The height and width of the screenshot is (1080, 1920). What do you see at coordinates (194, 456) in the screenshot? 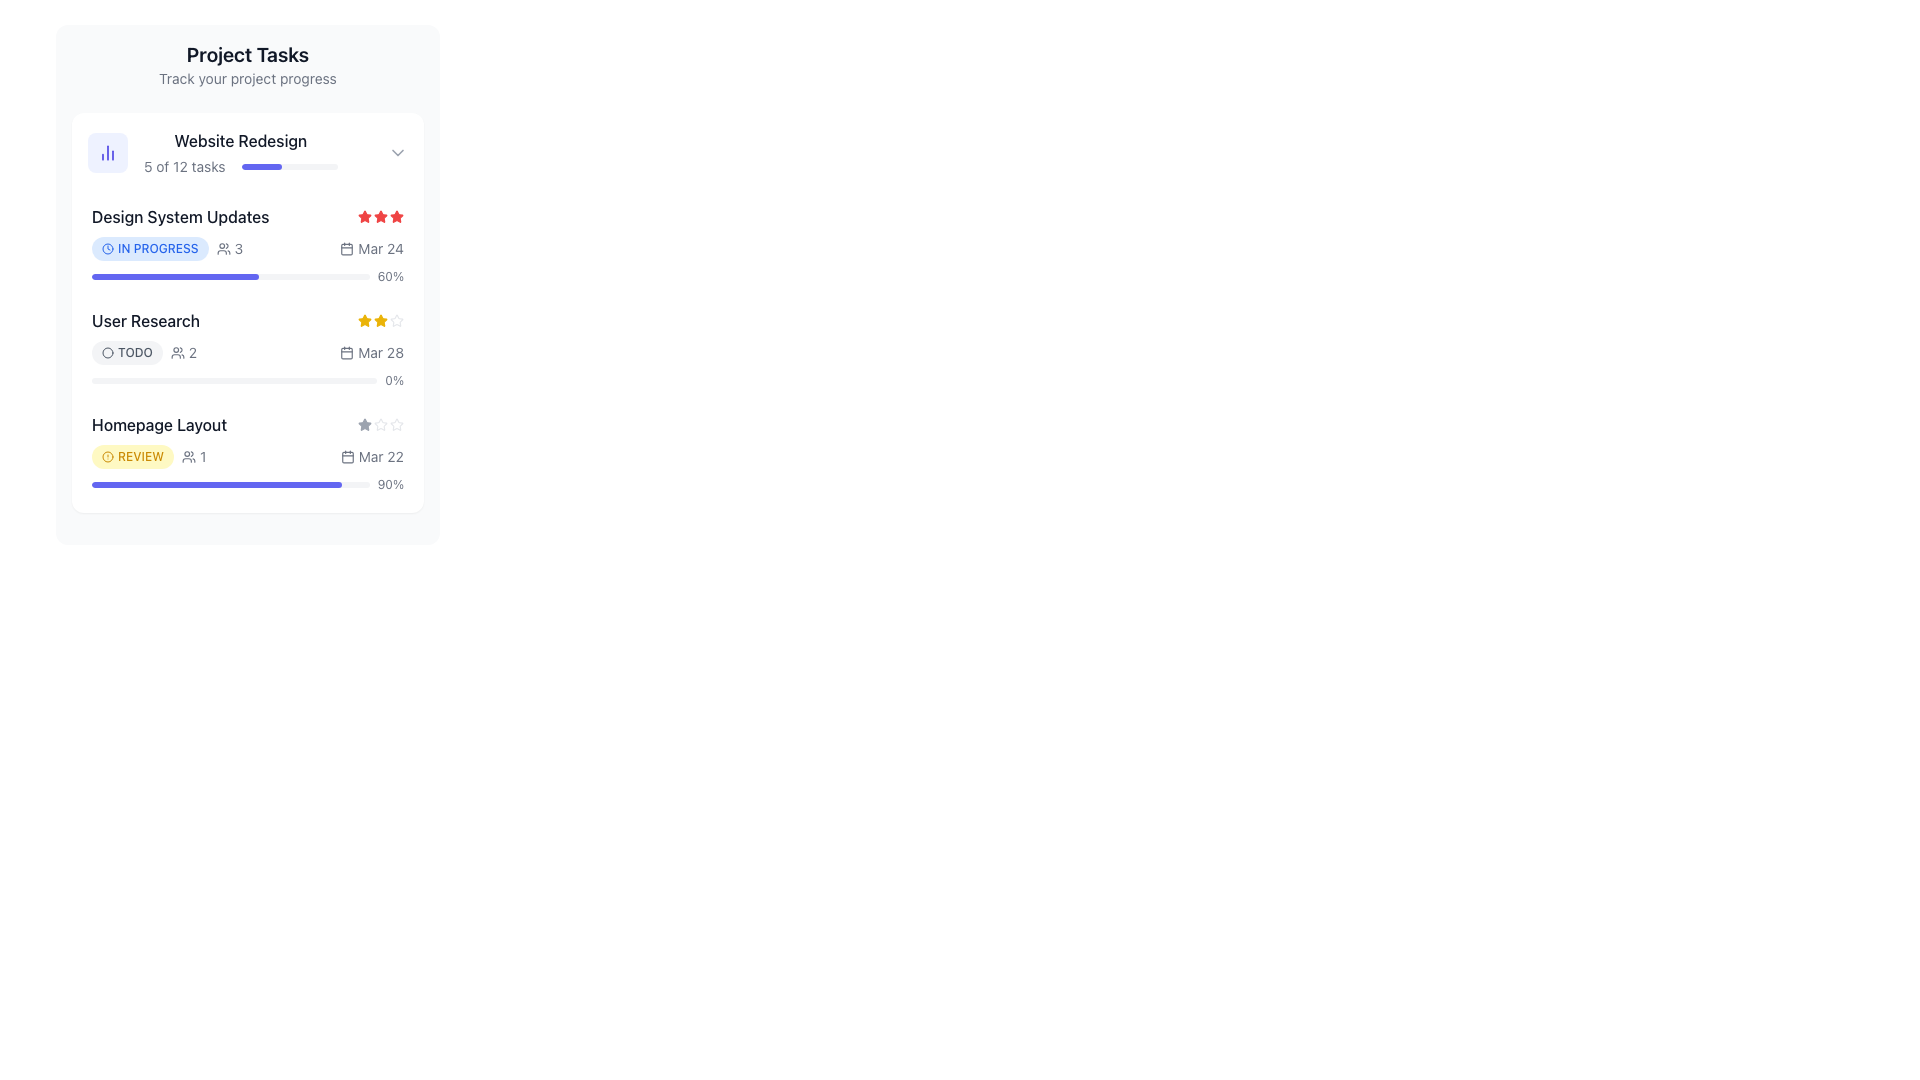
I see `the informational element displaying the number of user interactions or participants associated with the 'Homepage Layout' task, located in the lower-right section of the task row, next to the 'REVIEW' badge and the date entry 'Mar 22'` at bounding box center [194, 456].